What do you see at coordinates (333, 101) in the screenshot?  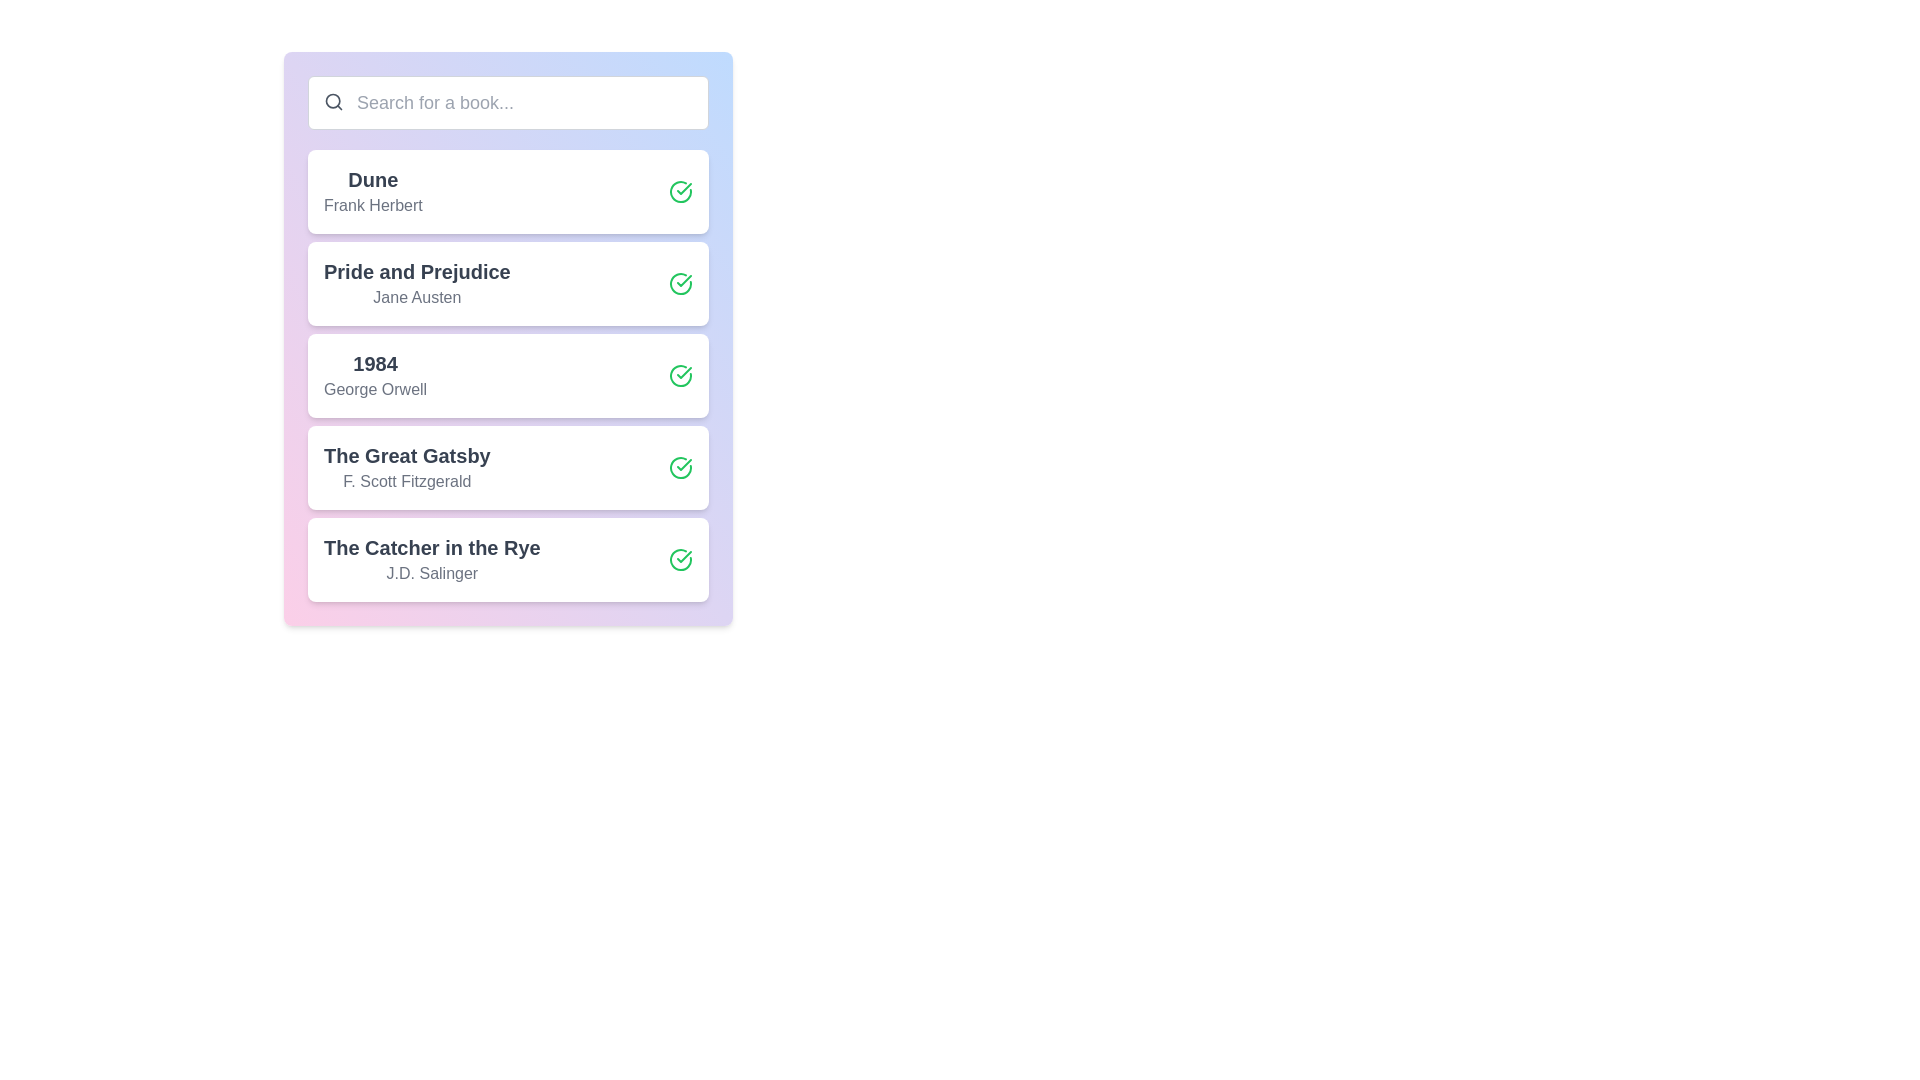 I see `the inner circle of the search icon in the top-left corner of the search bar` at bounding box center [333, 101].